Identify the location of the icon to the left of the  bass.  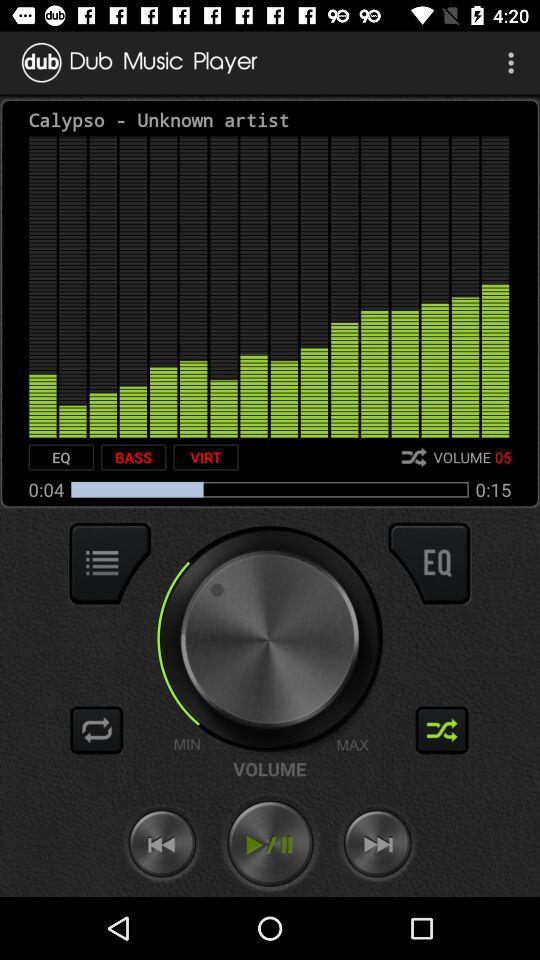
(61, 457).